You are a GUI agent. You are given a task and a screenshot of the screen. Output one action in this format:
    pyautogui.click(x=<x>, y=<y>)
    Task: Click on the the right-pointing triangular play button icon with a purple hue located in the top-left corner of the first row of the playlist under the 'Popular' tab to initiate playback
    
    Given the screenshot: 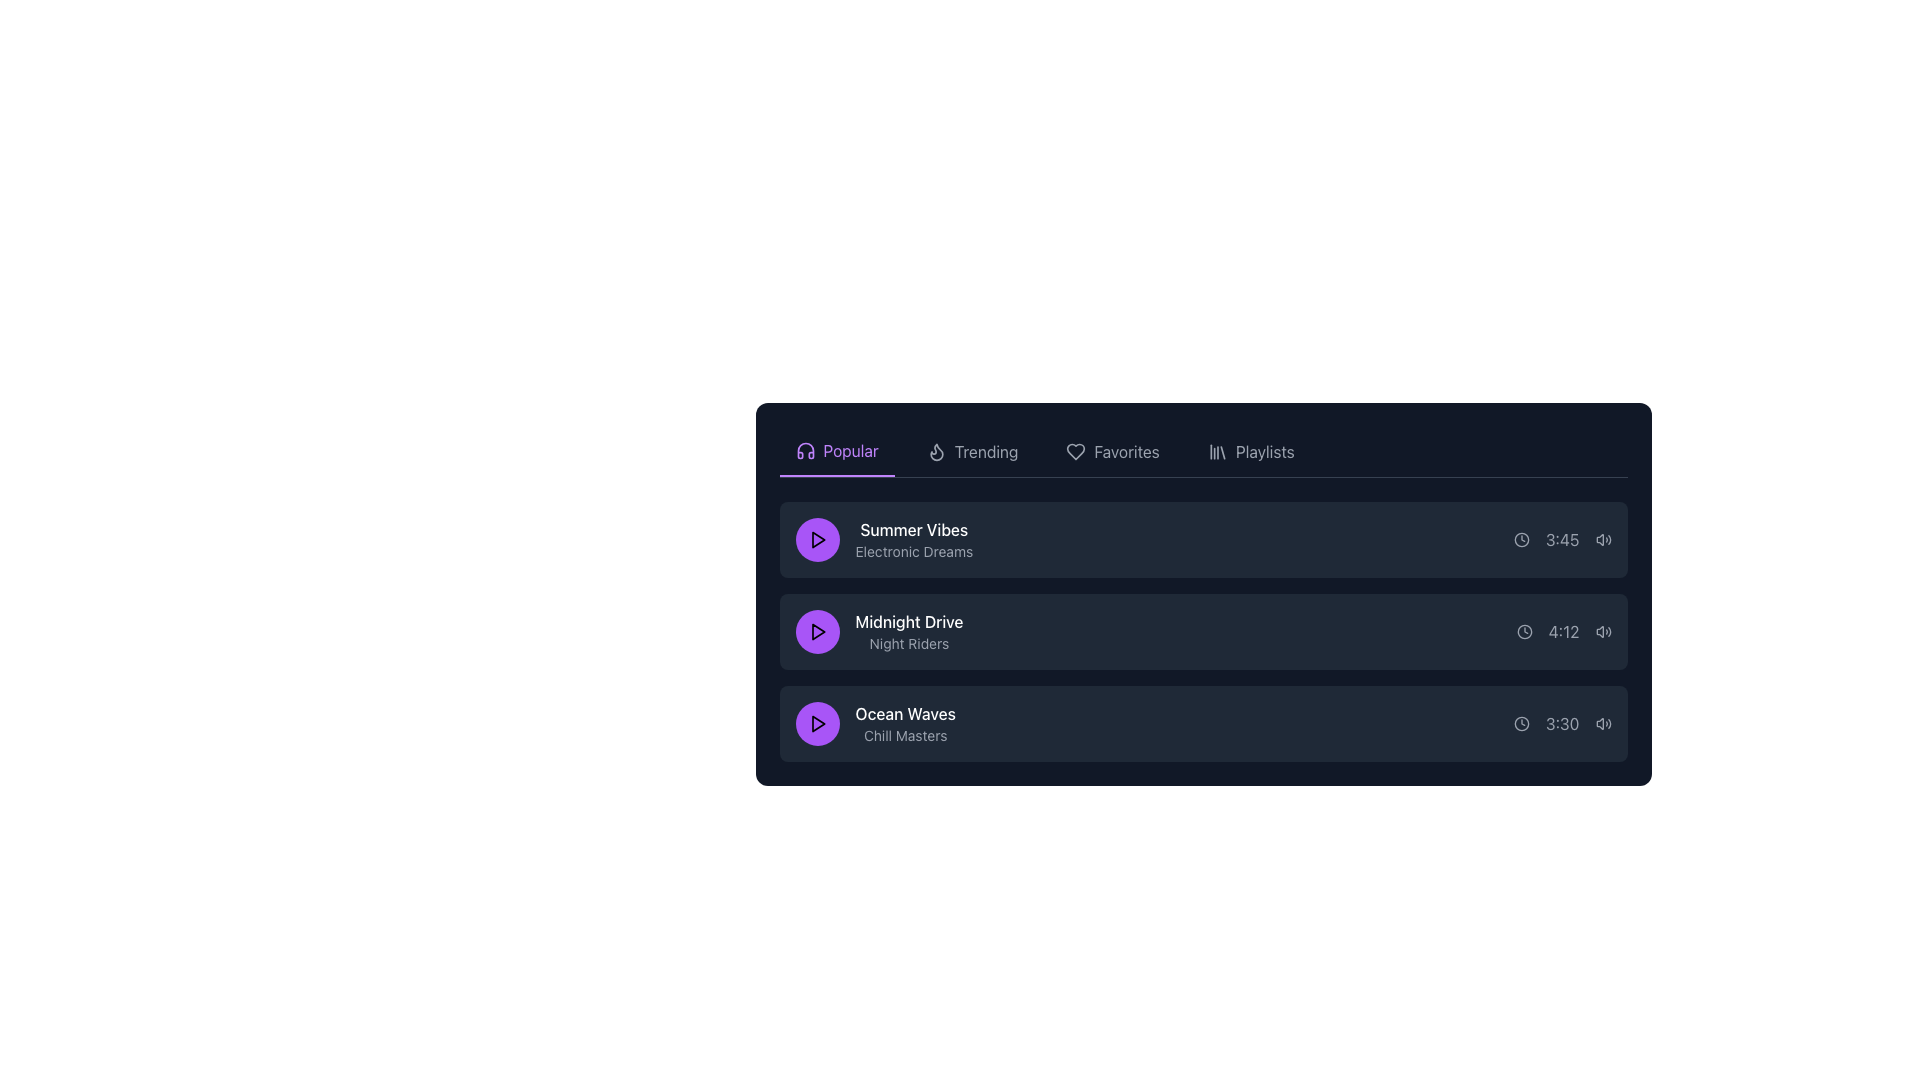 What is the action you would take?
    pyautogui.click(x=818, y=540)
    